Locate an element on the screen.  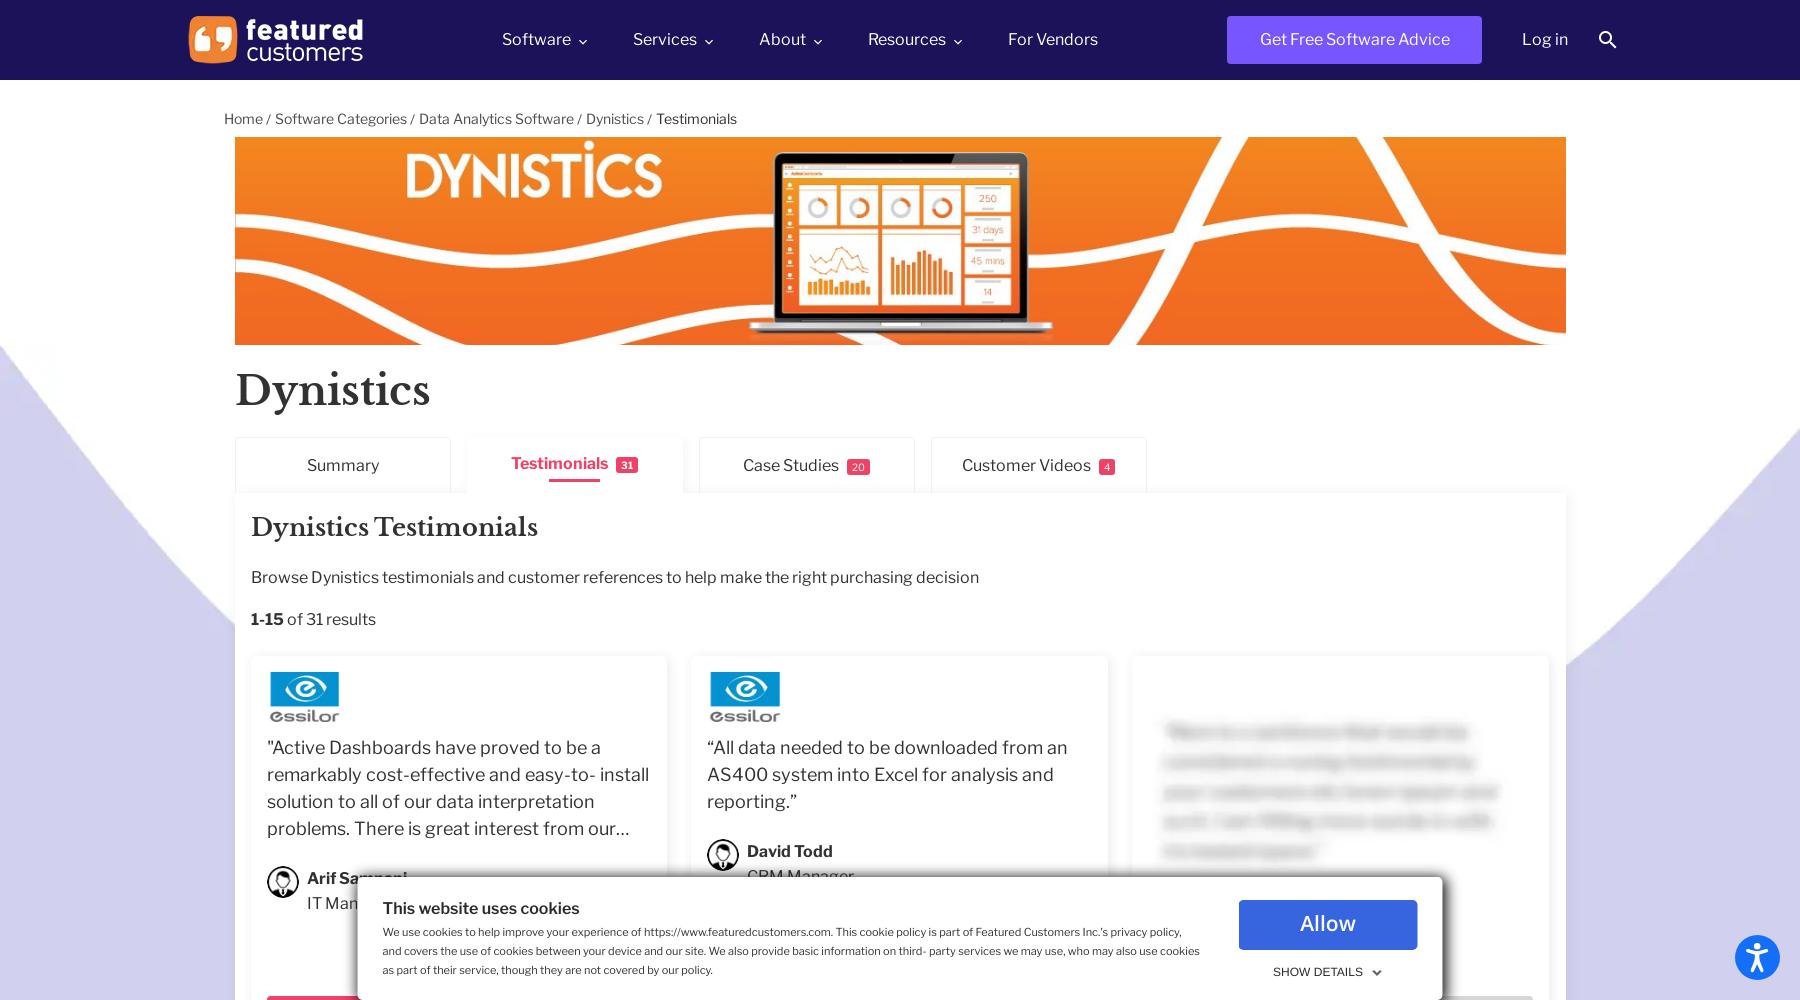
'Add Your Company' is located at coordinates (939, 144).